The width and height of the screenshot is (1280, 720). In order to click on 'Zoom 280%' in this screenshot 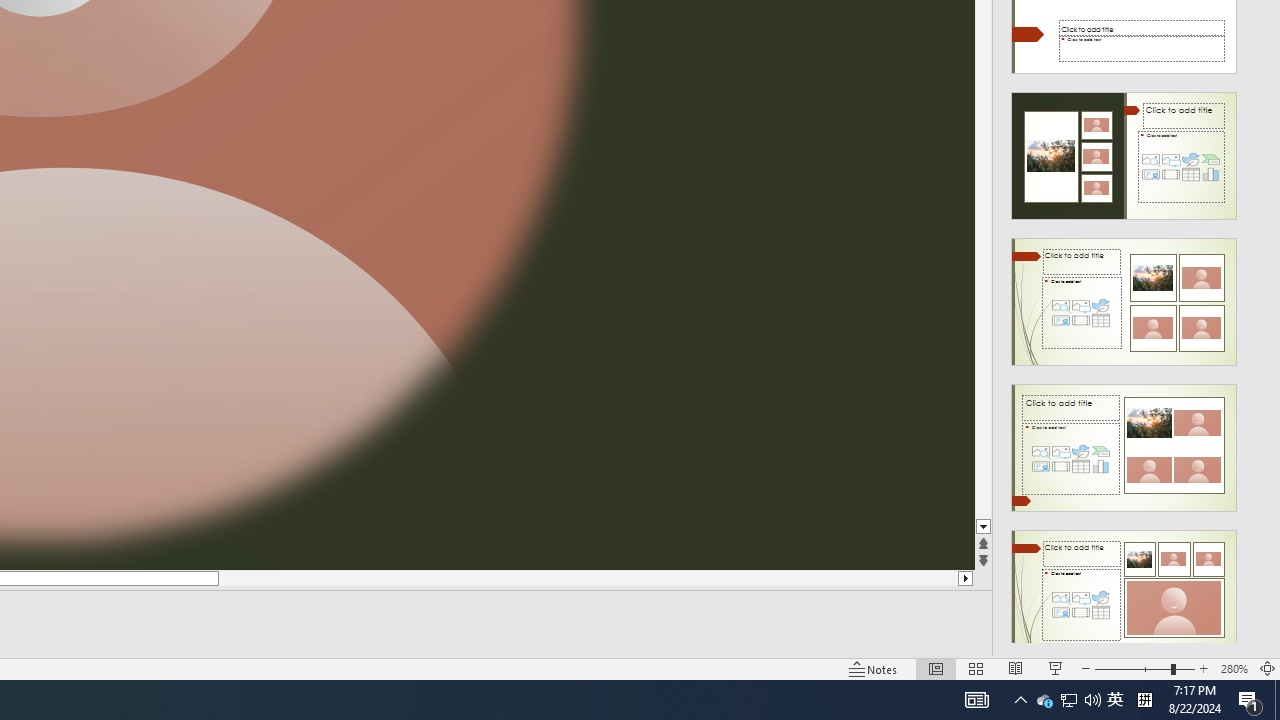, I will do `click(1233, 669)`.